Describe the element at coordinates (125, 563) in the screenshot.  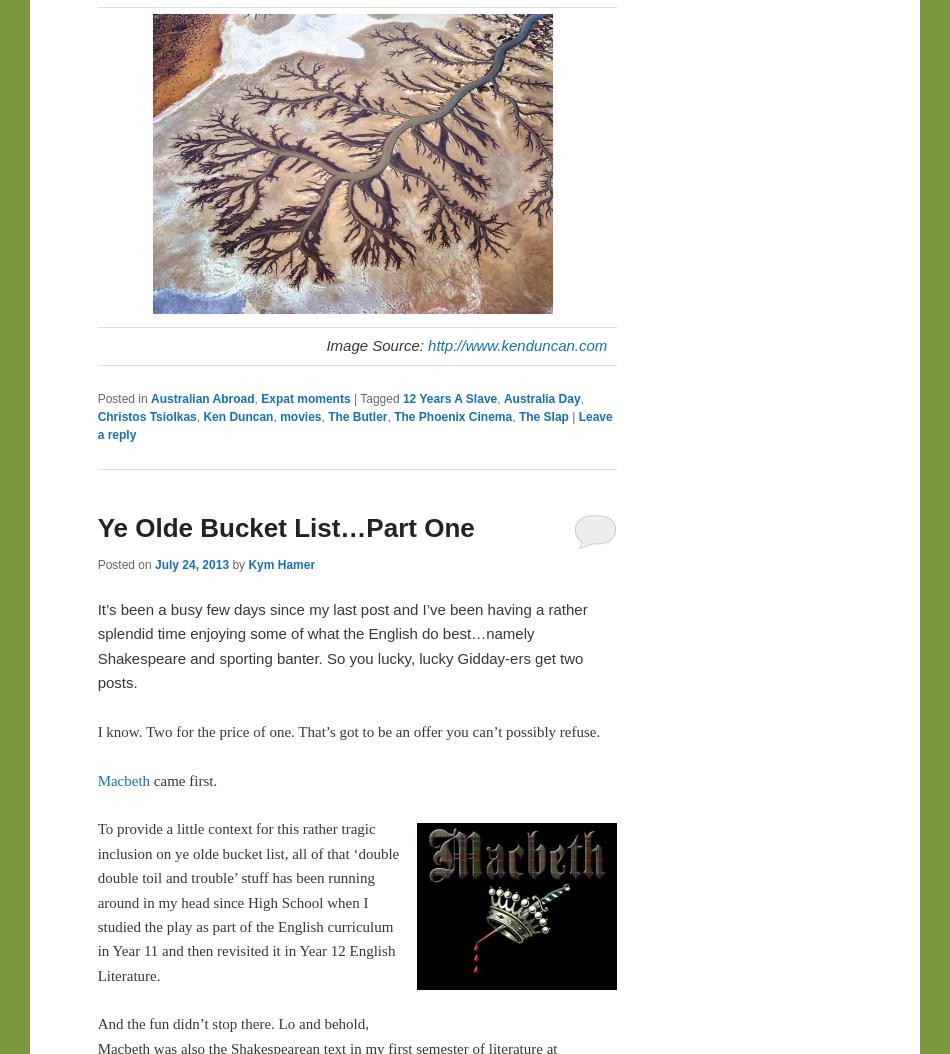
I see `'Posted on'` at that location.